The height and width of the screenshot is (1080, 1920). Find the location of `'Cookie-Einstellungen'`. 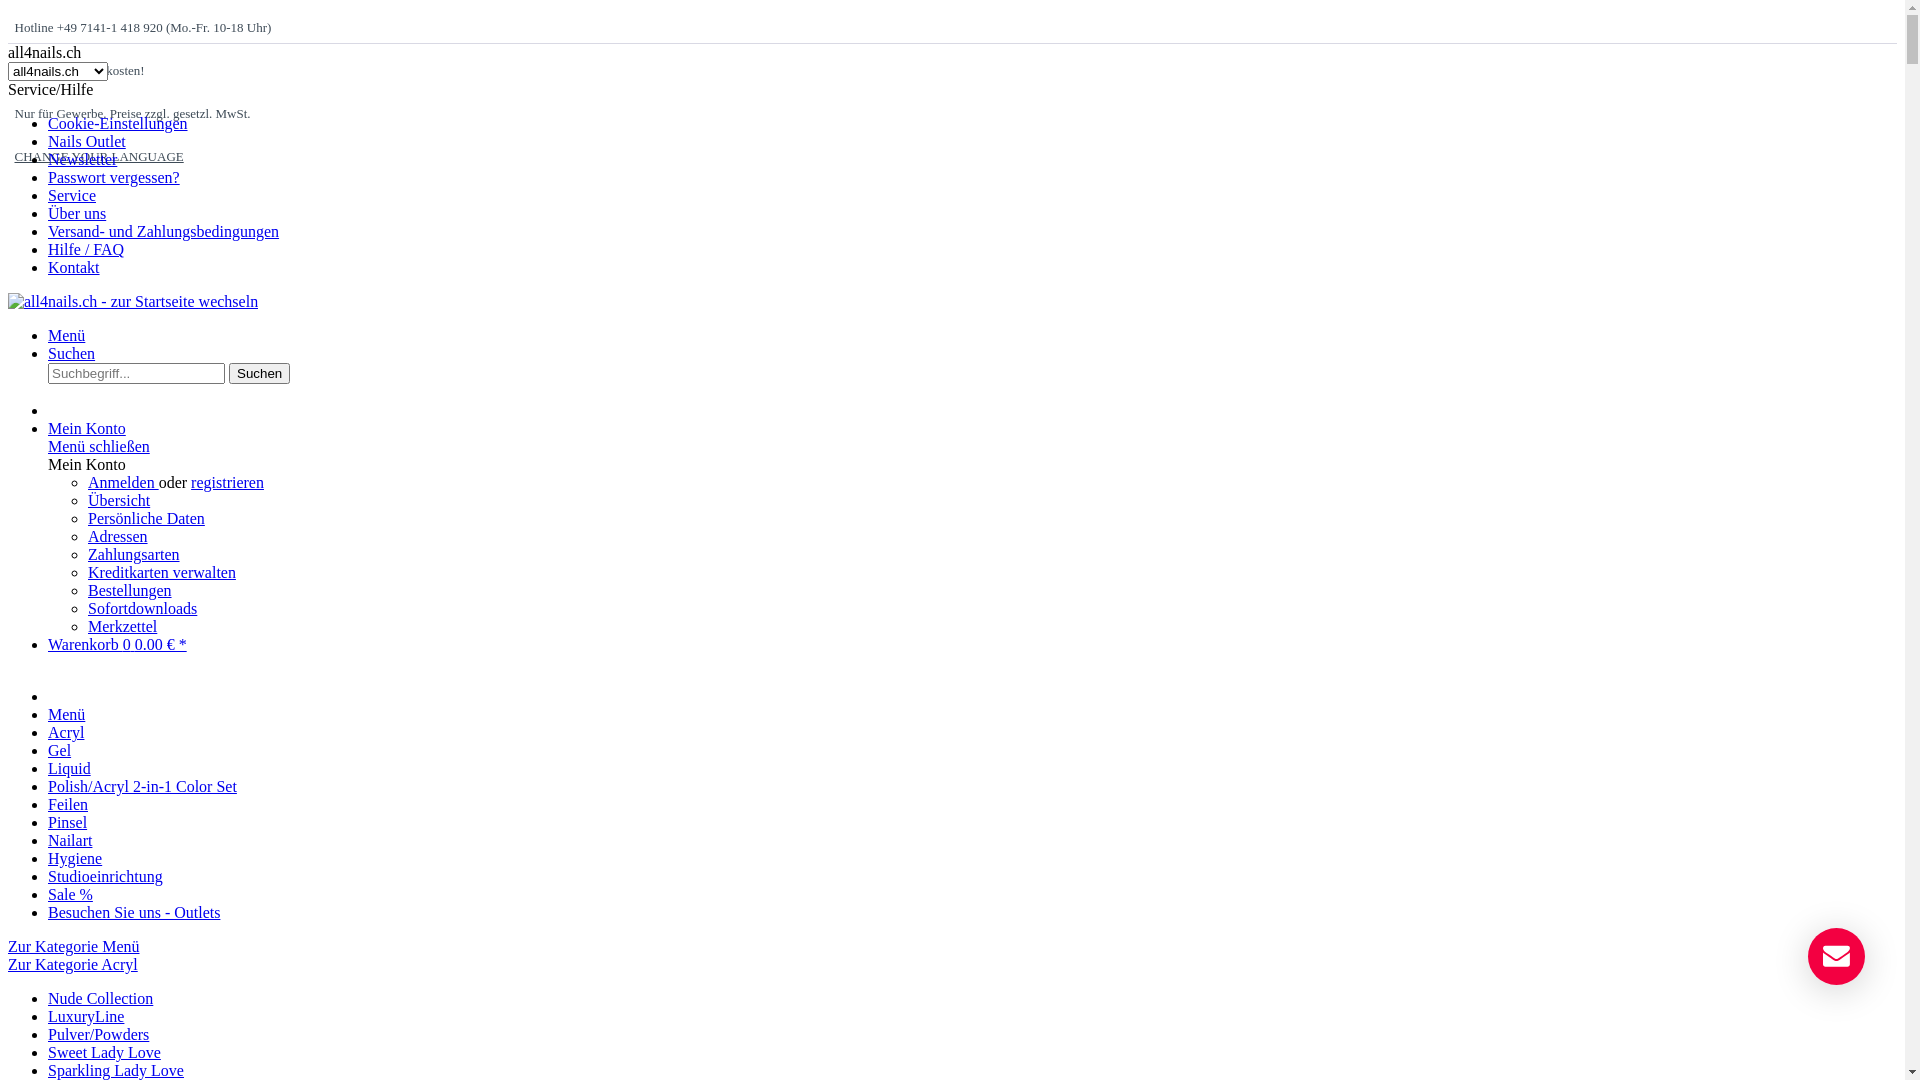

'Cookie-Einstellungen' is located at coordinates (117, 123).